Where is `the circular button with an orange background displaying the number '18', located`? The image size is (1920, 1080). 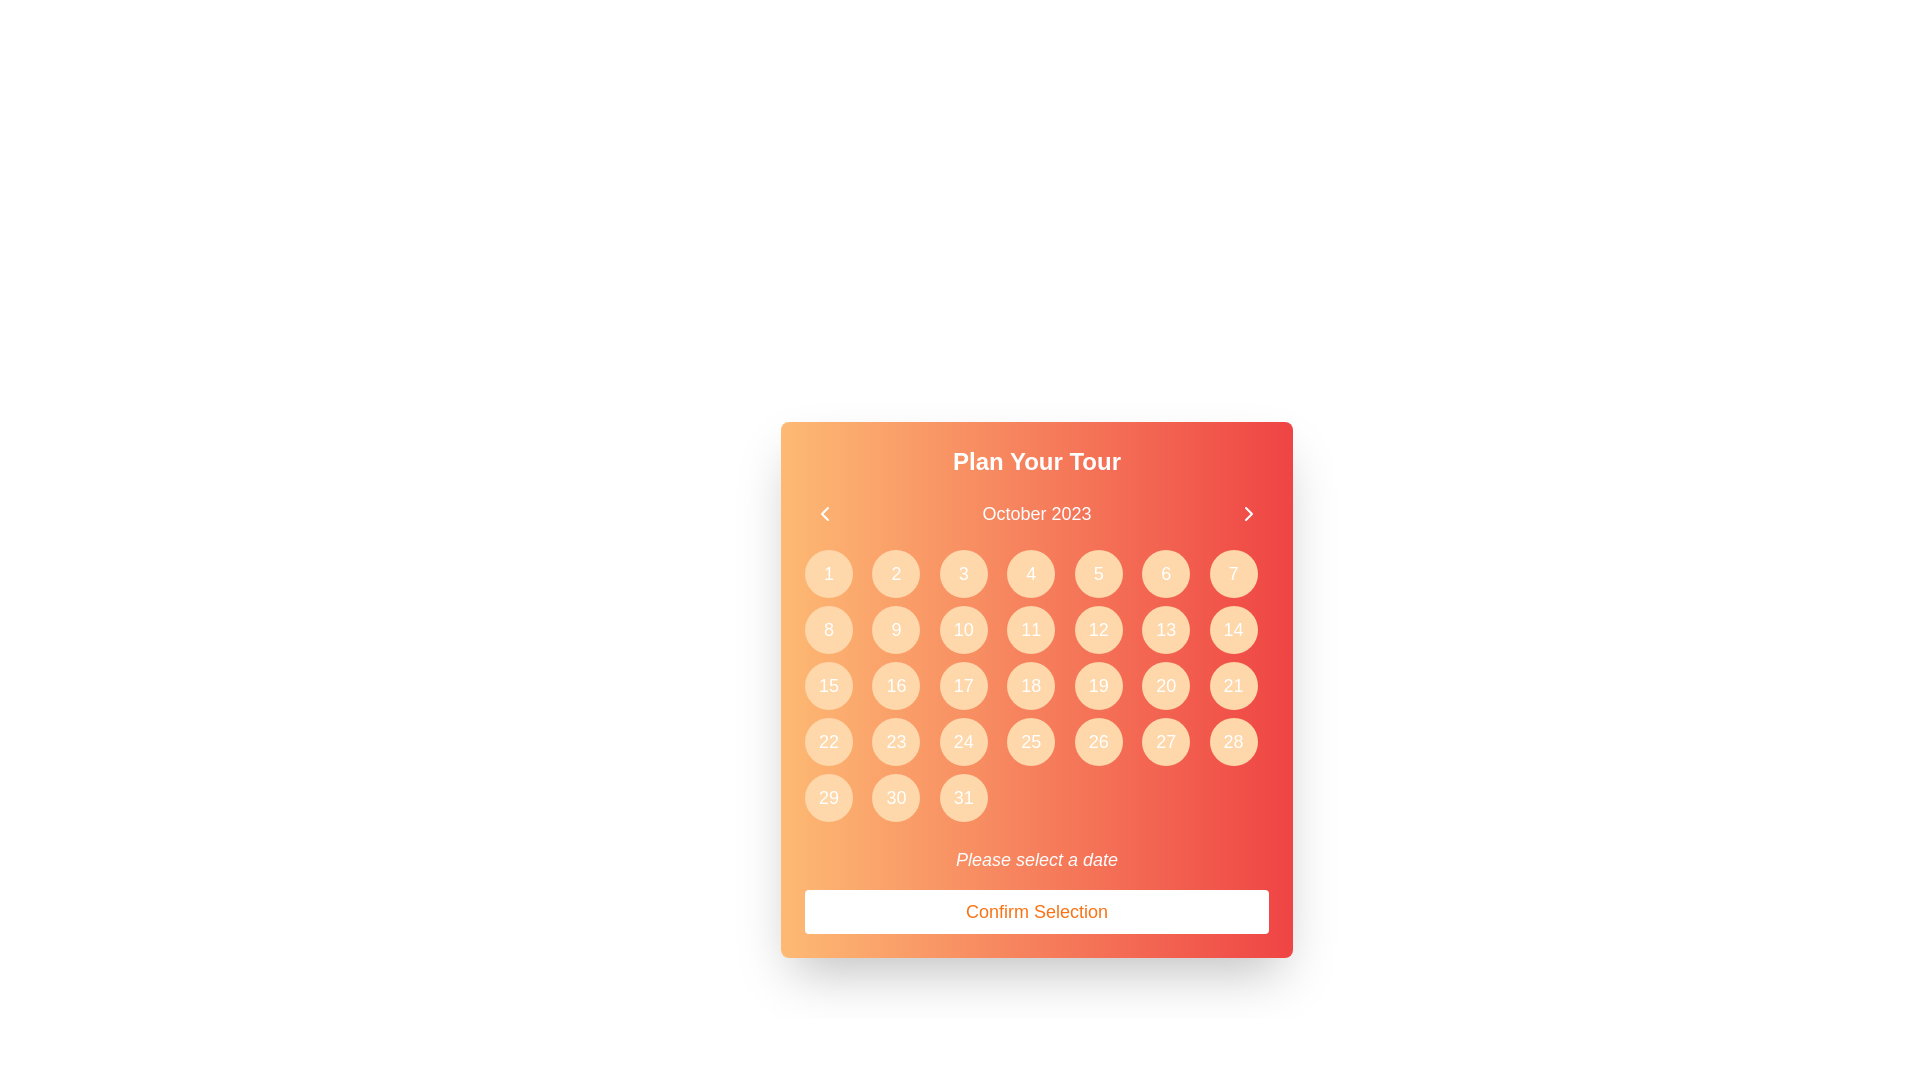
the circular button with an orange background displaying the number '18', located is located at coordinates (1031, 685).